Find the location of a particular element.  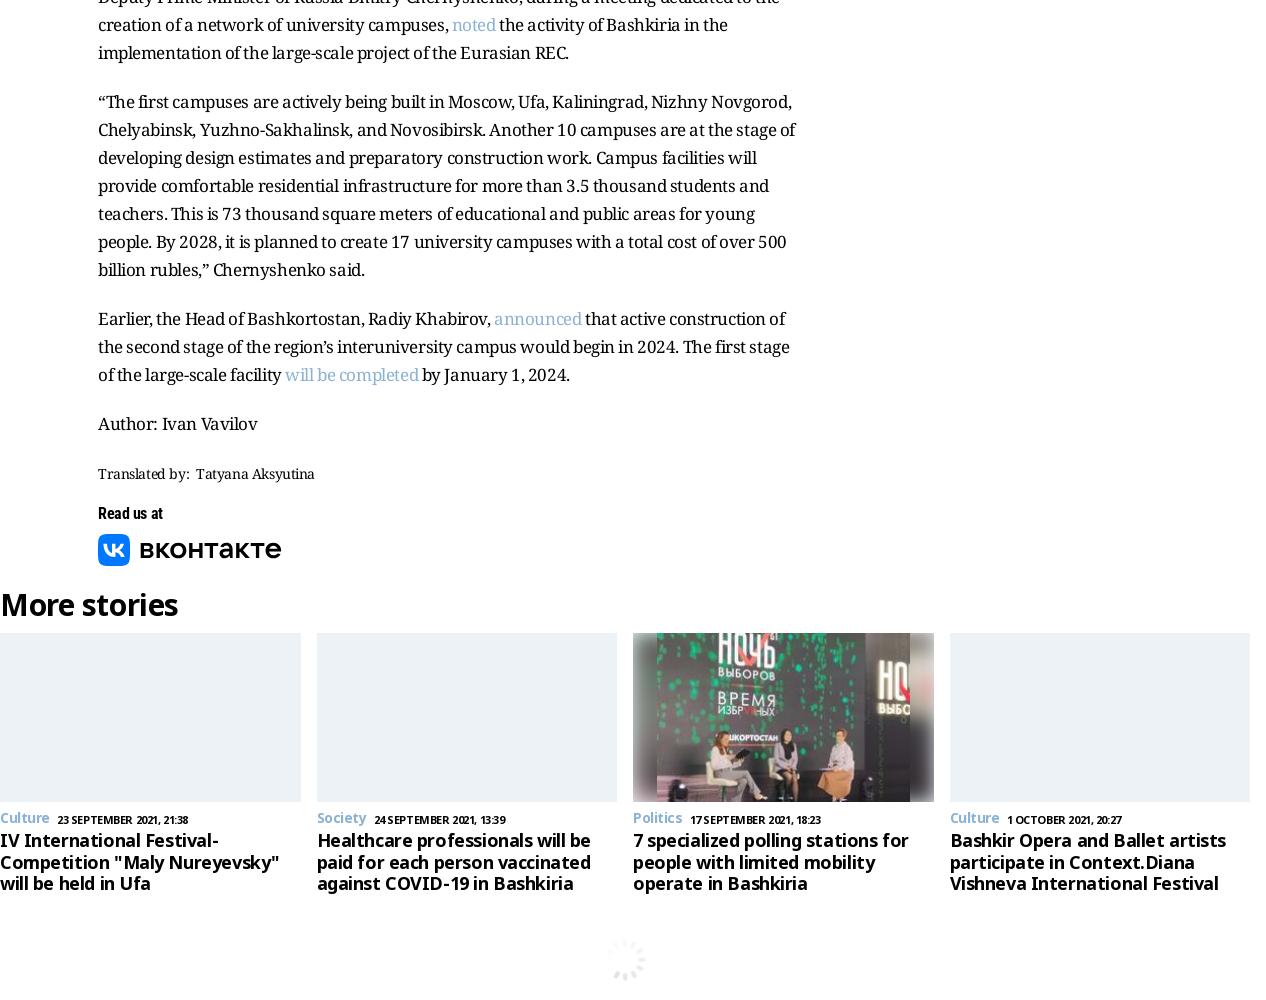

'that active construction of the second stage of the region’s interuniversity campus would begin in 2024. The first stage of the large-scale facility' is located at coordinates (442, 345).